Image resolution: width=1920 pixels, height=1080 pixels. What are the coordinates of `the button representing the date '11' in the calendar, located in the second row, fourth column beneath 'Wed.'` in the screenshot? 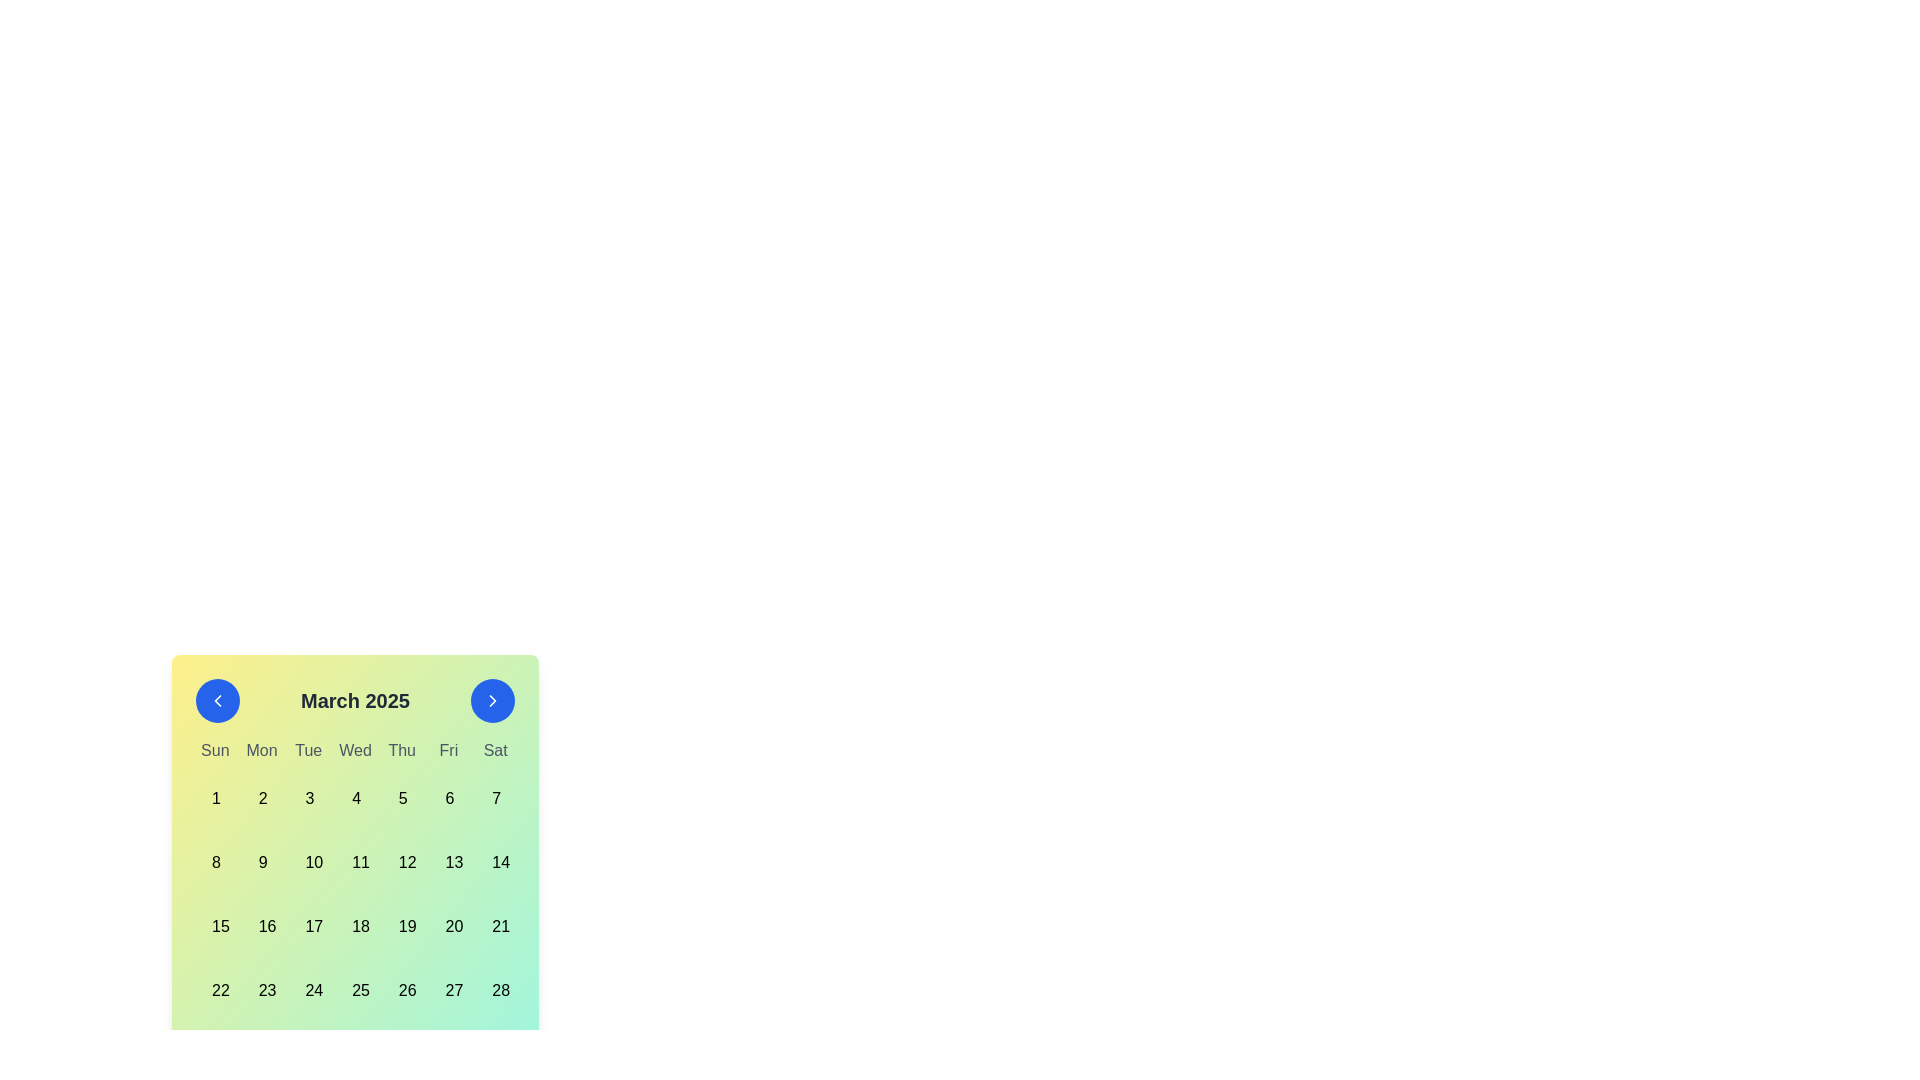 It's located at (355, 862).